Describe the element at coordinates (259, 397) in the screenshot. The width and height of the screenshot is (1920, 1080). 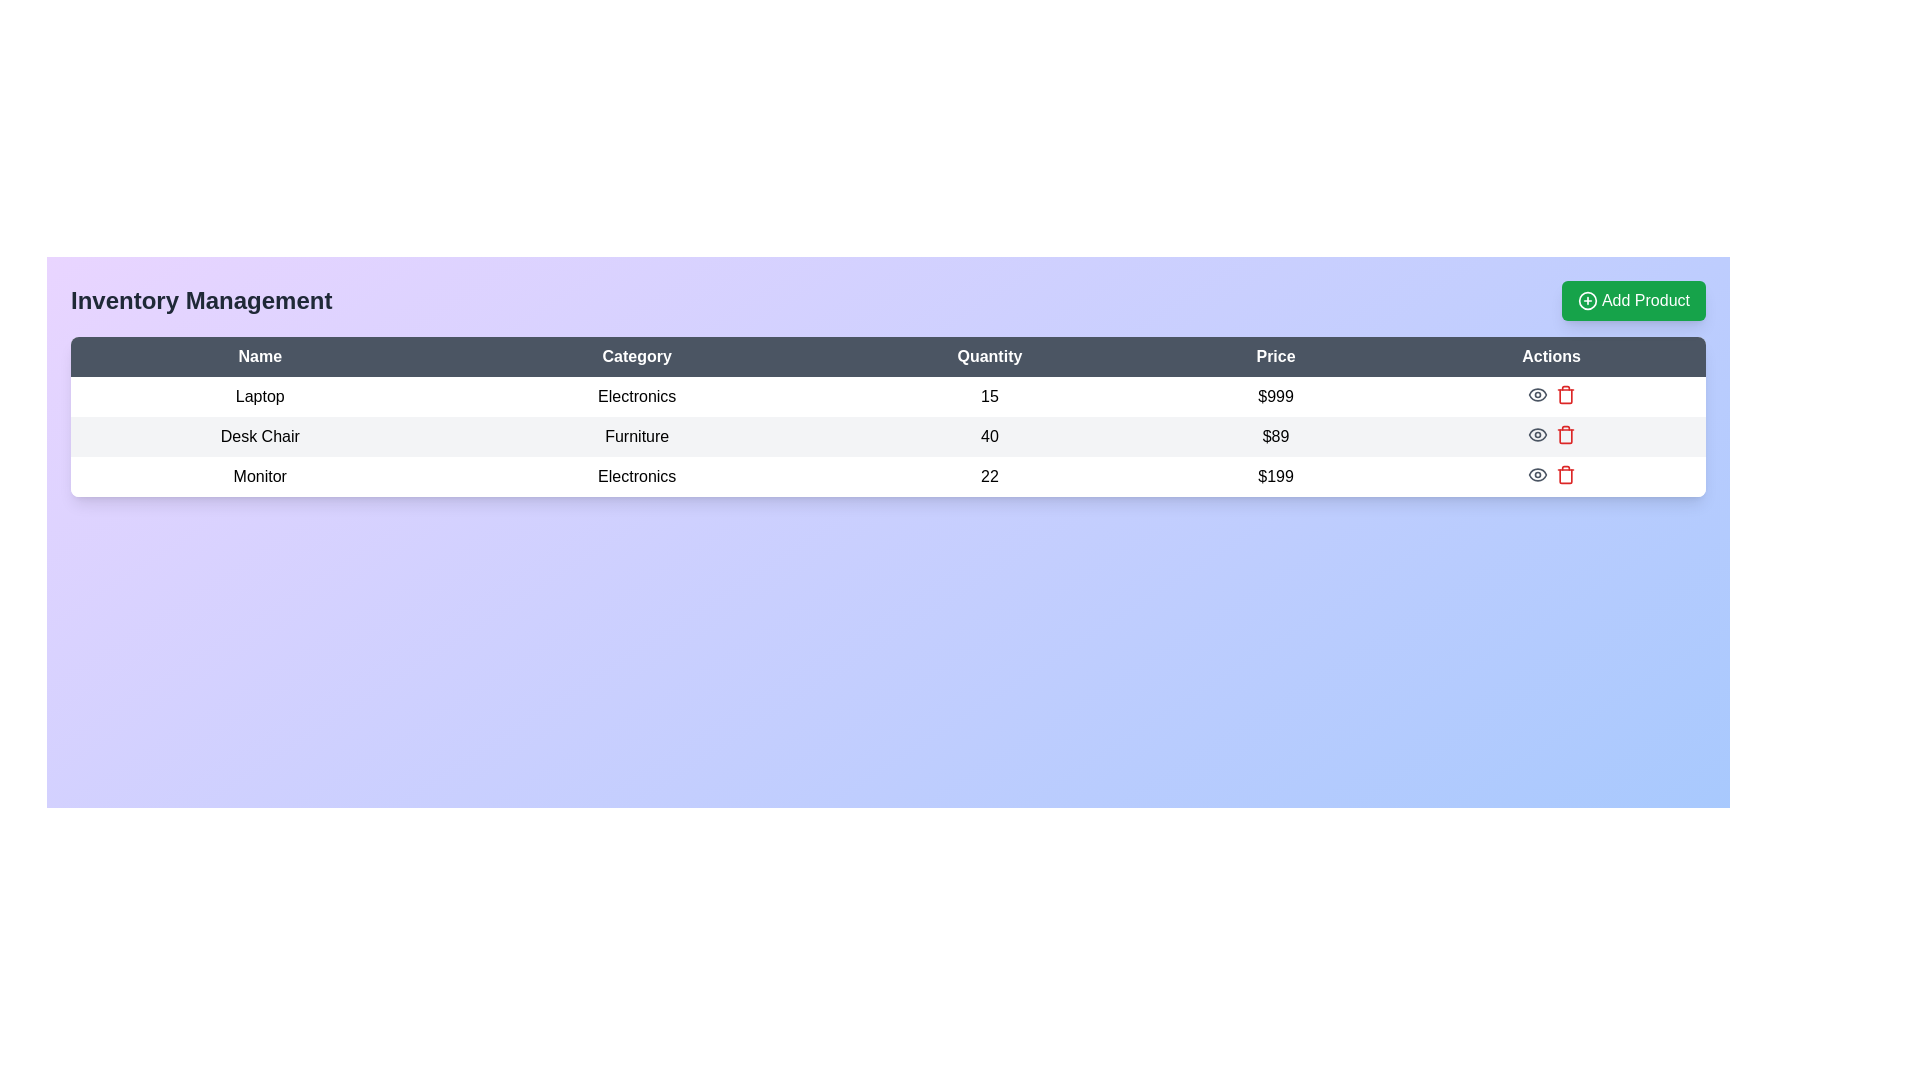
I see `the 'Laptop' label in the inventory, which is located in the first row of the data table under the 'Name' column` at that location.